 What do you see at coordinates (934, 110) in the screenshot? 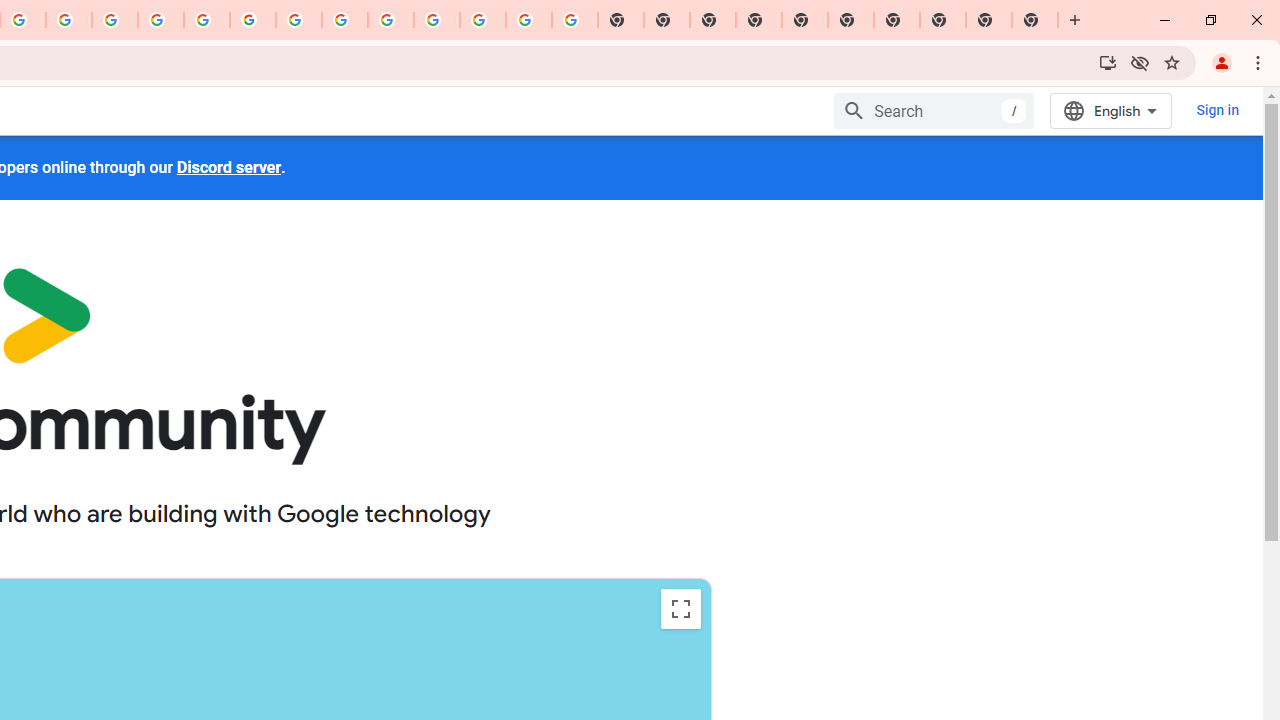
I see `'Search'` at bounding box center [934, 110].